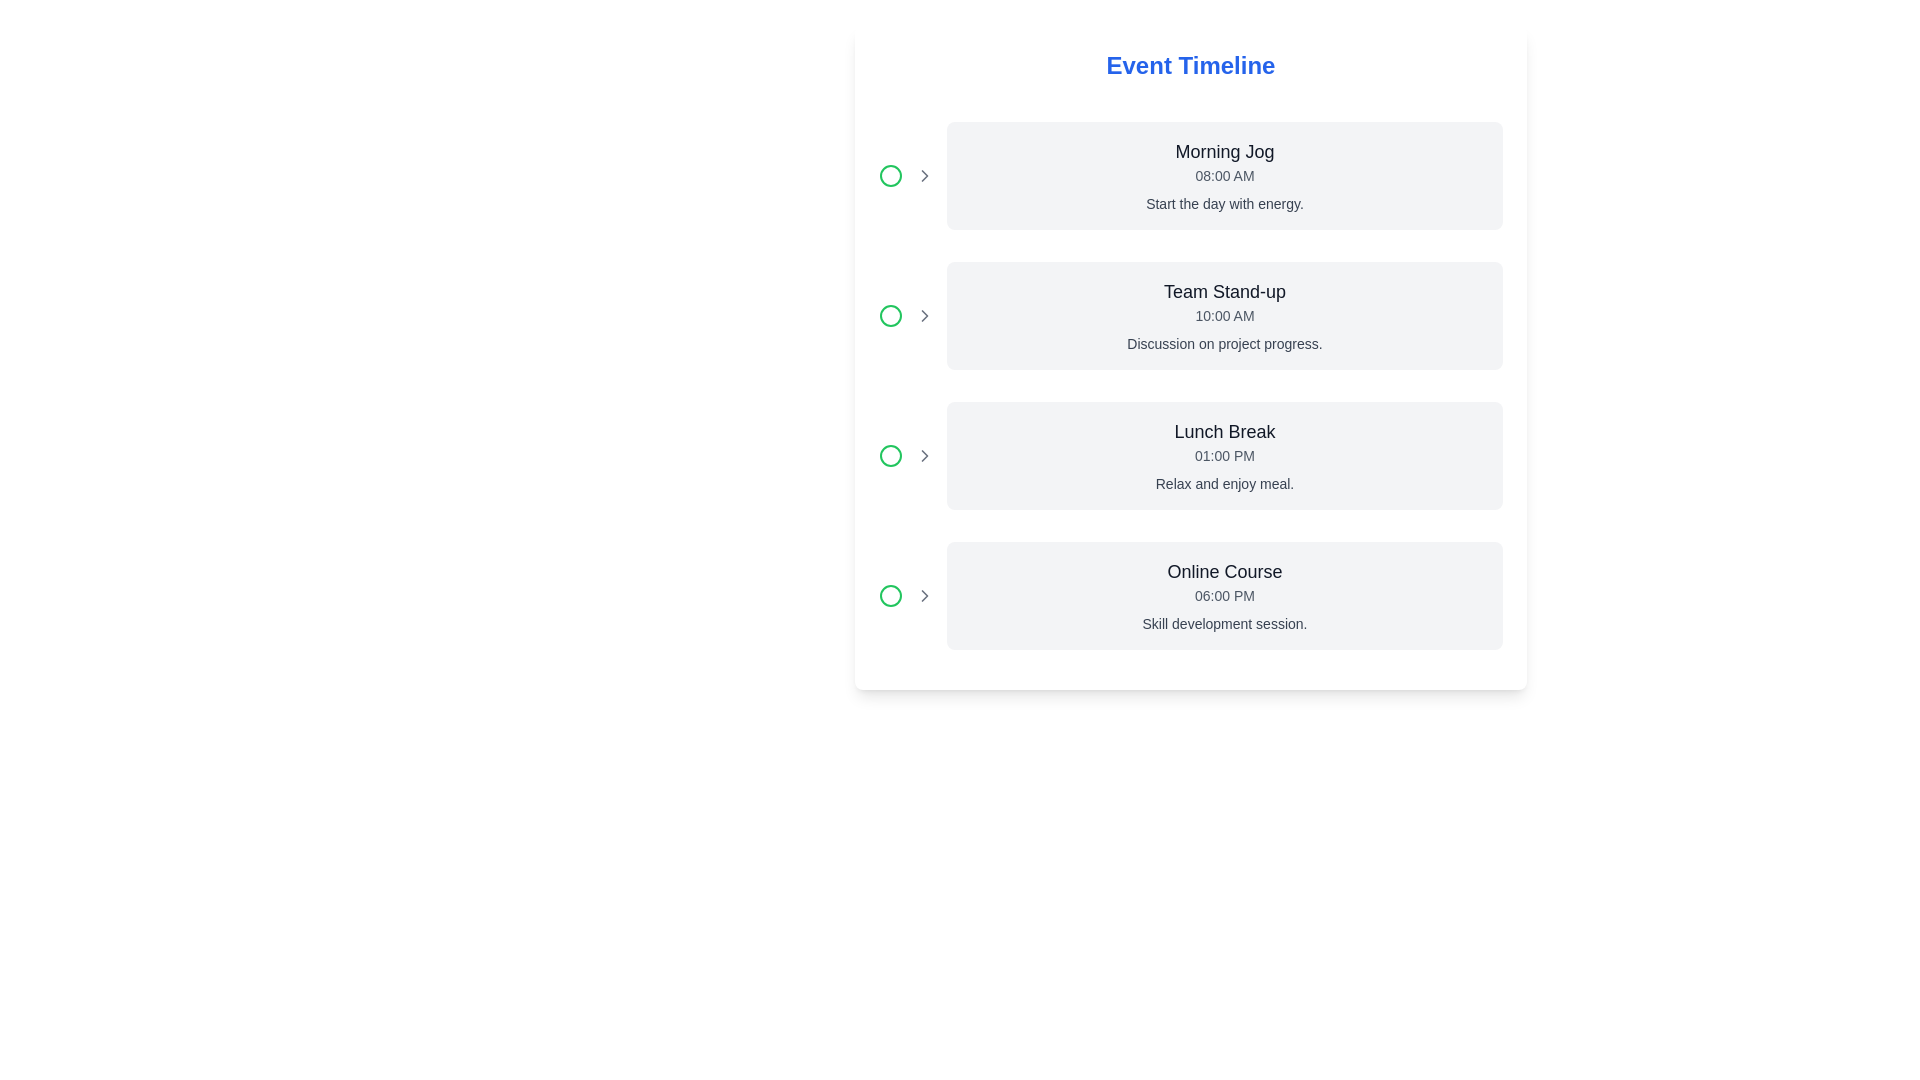 This screenshot has width=1920, height=1080. I want to click on the Text Label displaying the time of the 'Lunch Break' event, which is positioned below the title 'Lunch Break' and above the description 'Relax and enjoy meal.', so click(1223, 455).